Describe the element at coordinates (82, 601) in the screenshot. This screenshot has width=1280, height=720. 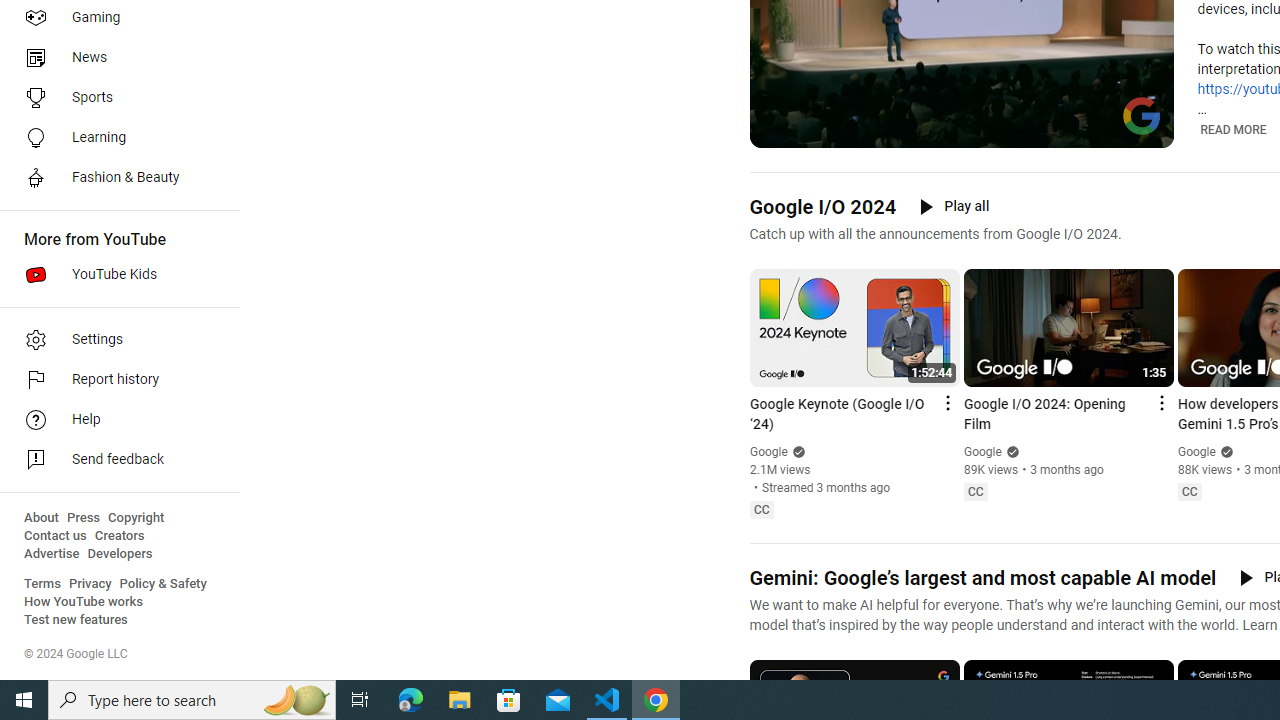
I see `'How YouTube works'` at that location.